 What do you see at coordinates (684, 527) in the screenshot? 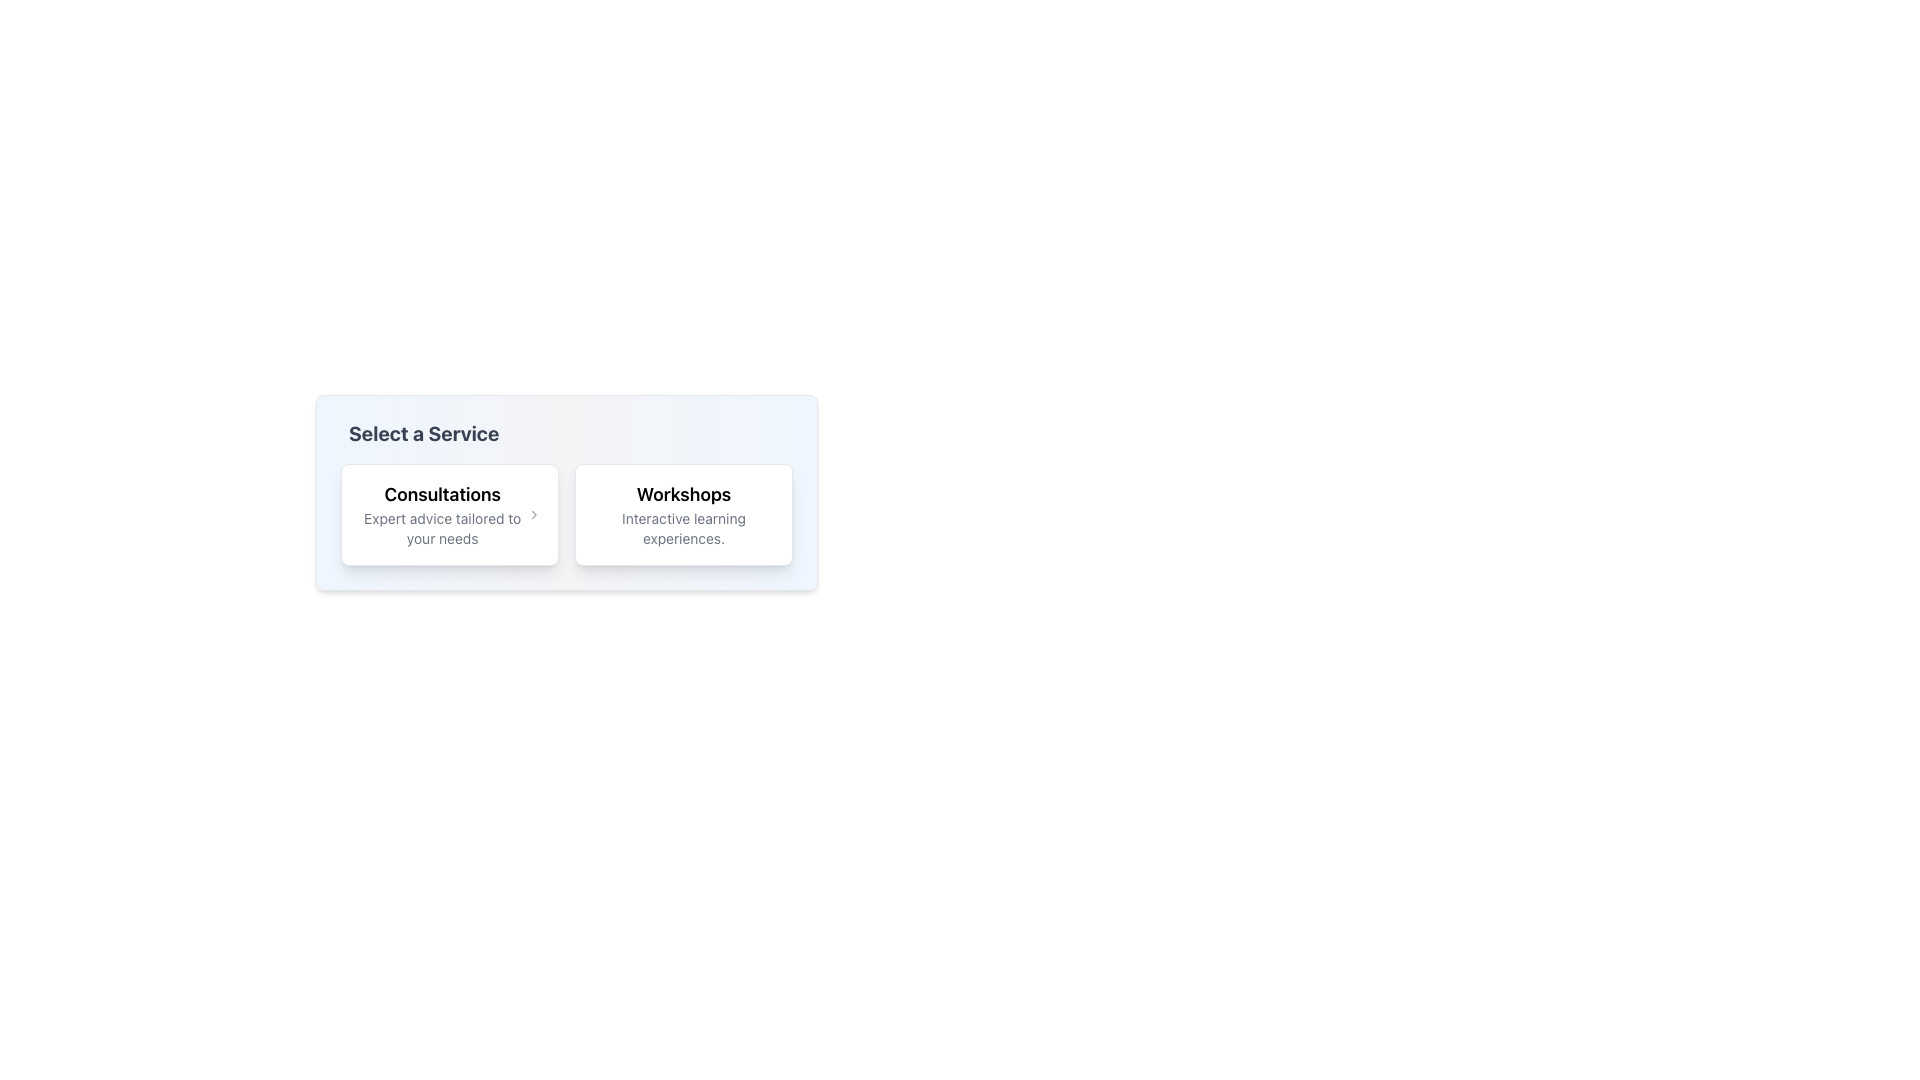
I see `the text label displaying 'Interactive learning experiences.' which is located below the 'Workshops' title in the right card of the service selection section` at bounding box center [684, 527].